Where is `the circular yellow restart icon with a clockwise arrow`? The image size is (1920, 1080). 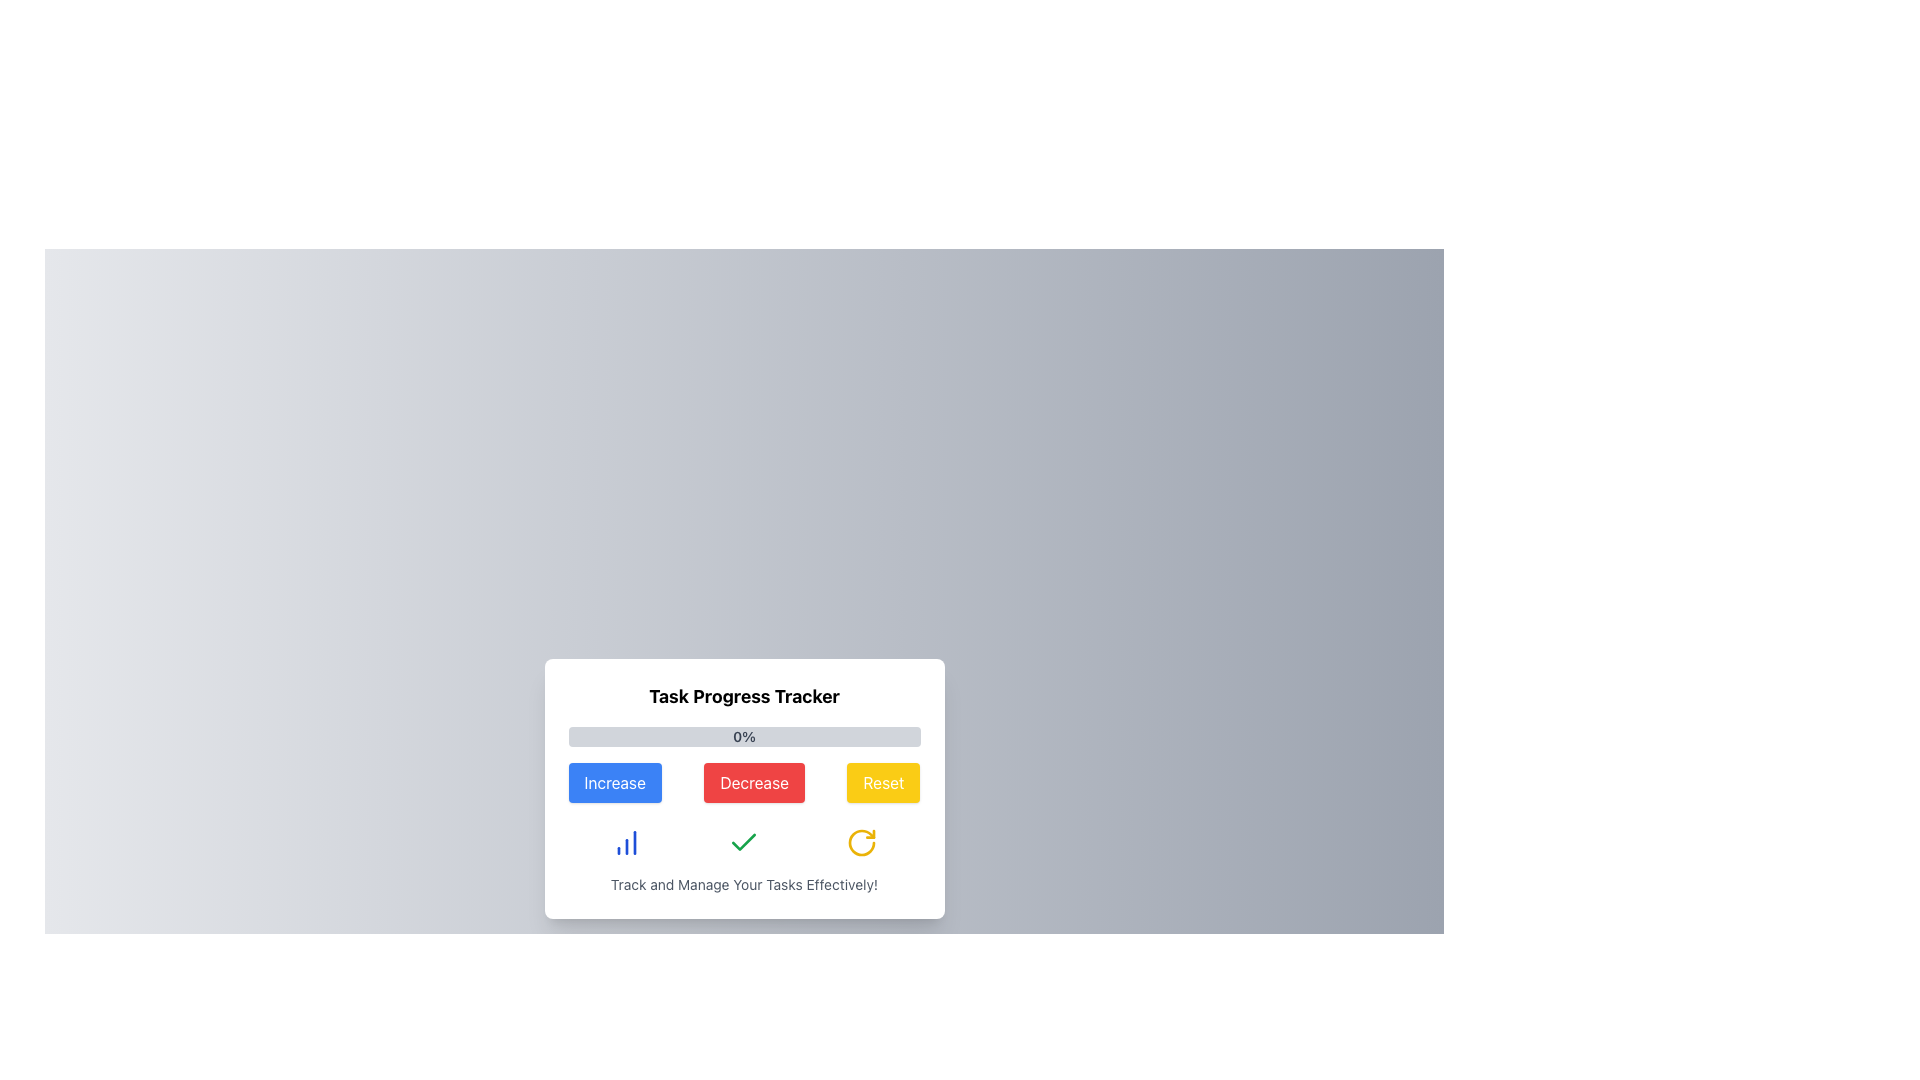
the circular yellow restart icon with a clockwise arrow is located at coordinates (861, 843).